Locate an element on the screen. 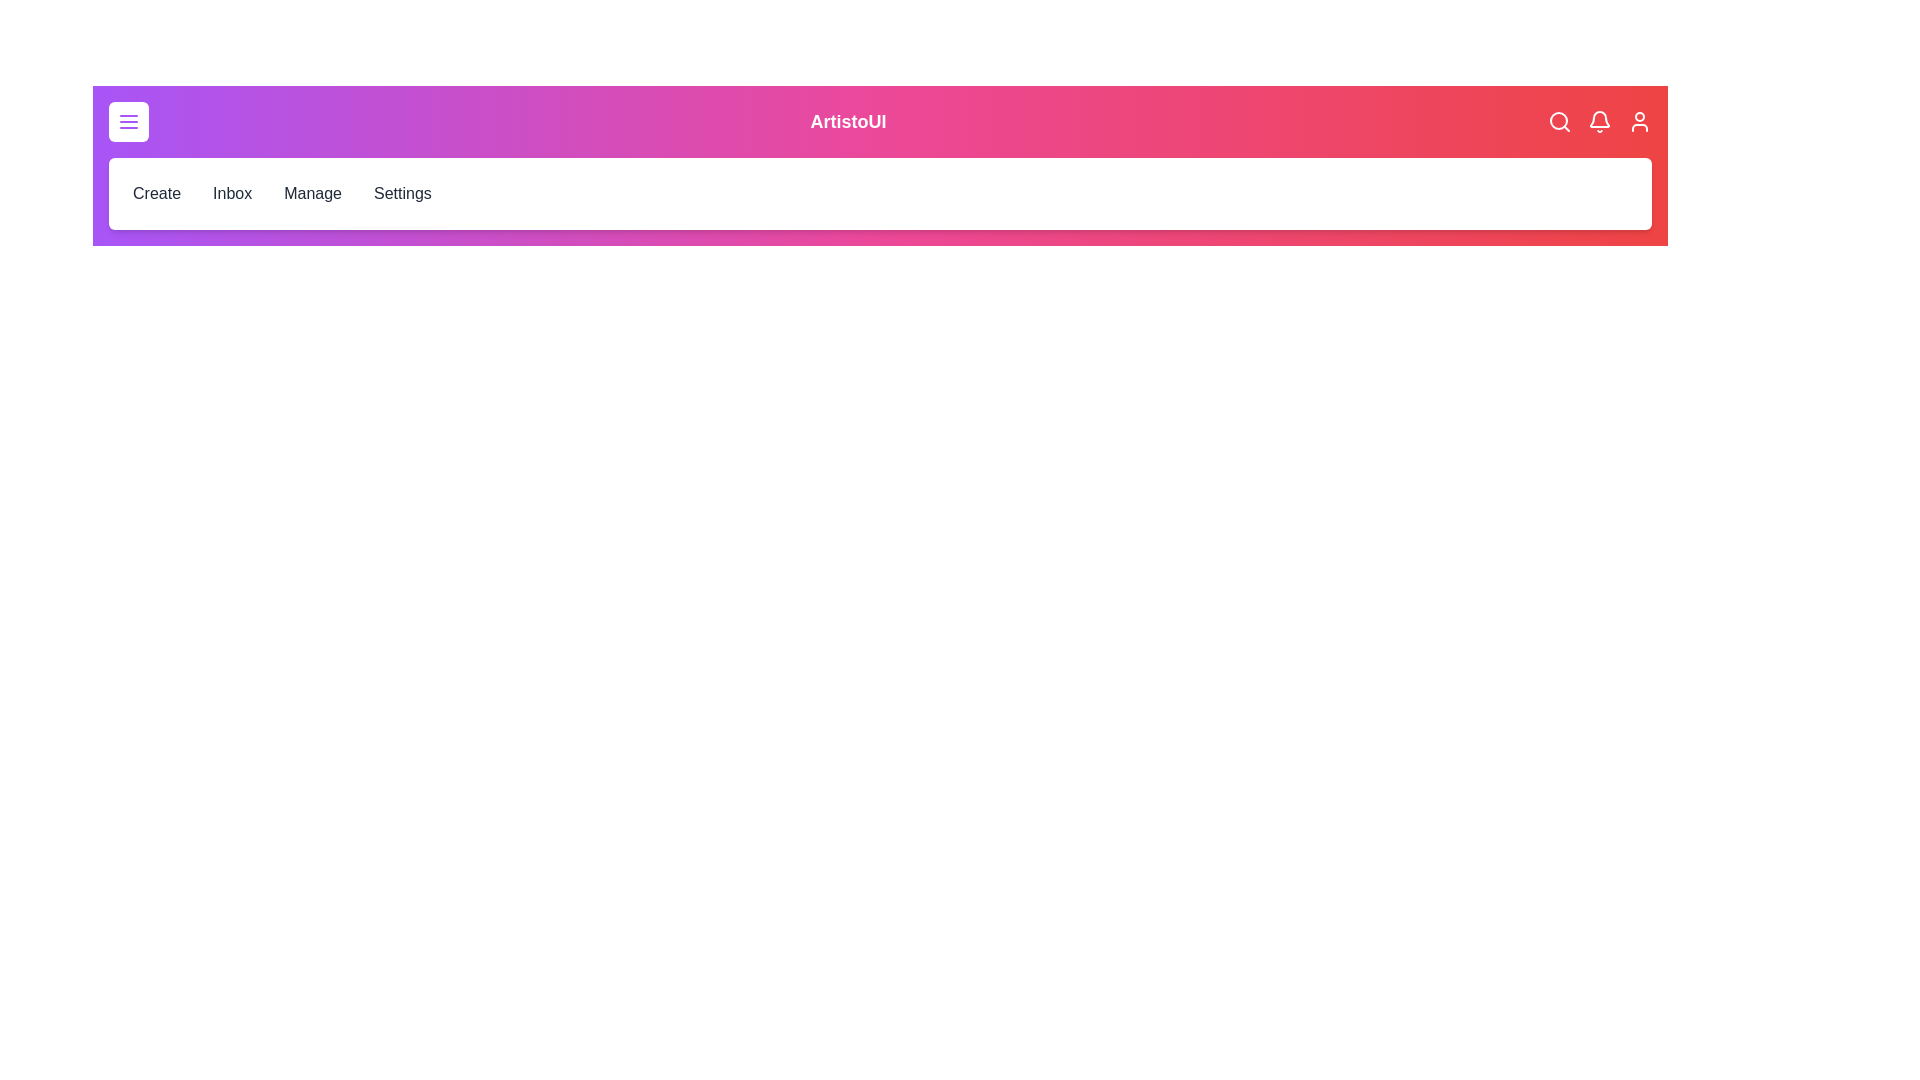 This screenshot has width=1920, height=1080. the header text 'ArtistoUI' is located at coordinates (848, 122).